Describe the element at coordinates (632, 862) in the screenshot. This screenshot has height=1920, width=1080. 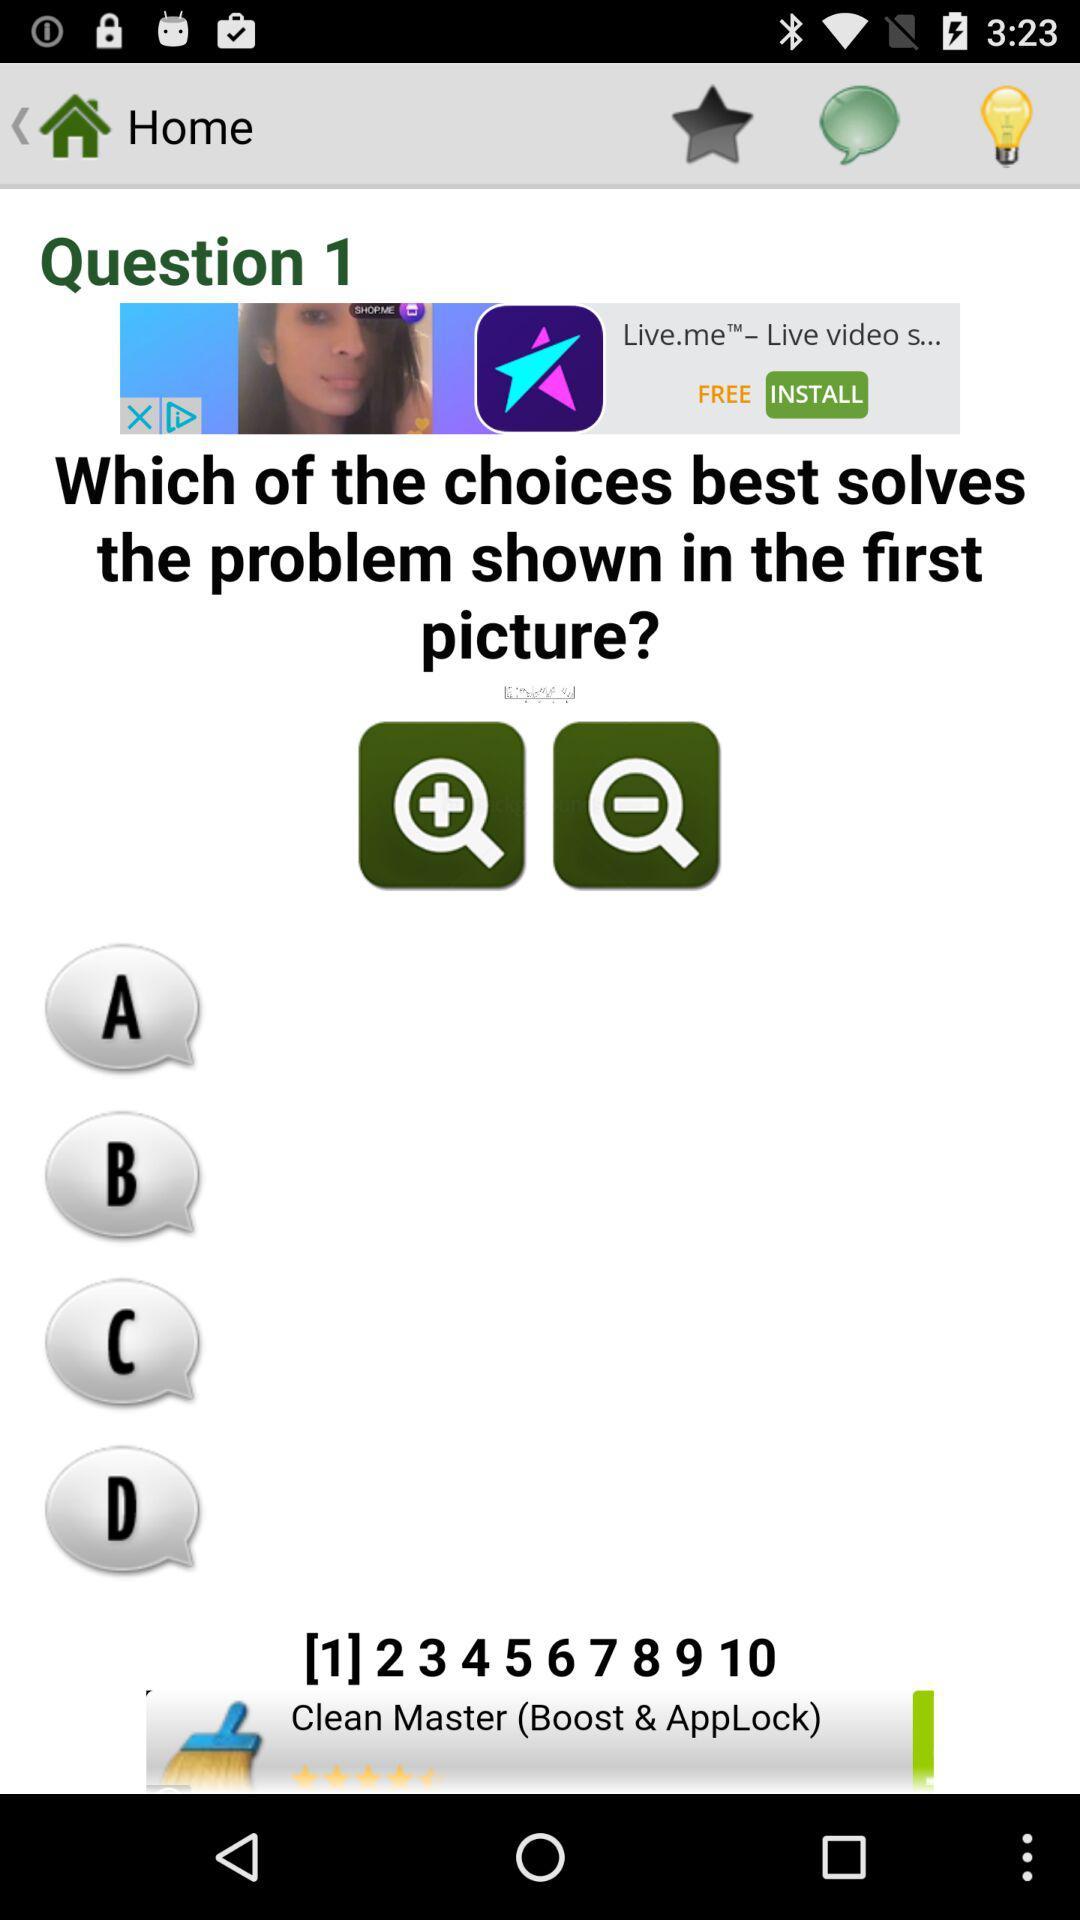
I see `the zoom_out icon` at that location.